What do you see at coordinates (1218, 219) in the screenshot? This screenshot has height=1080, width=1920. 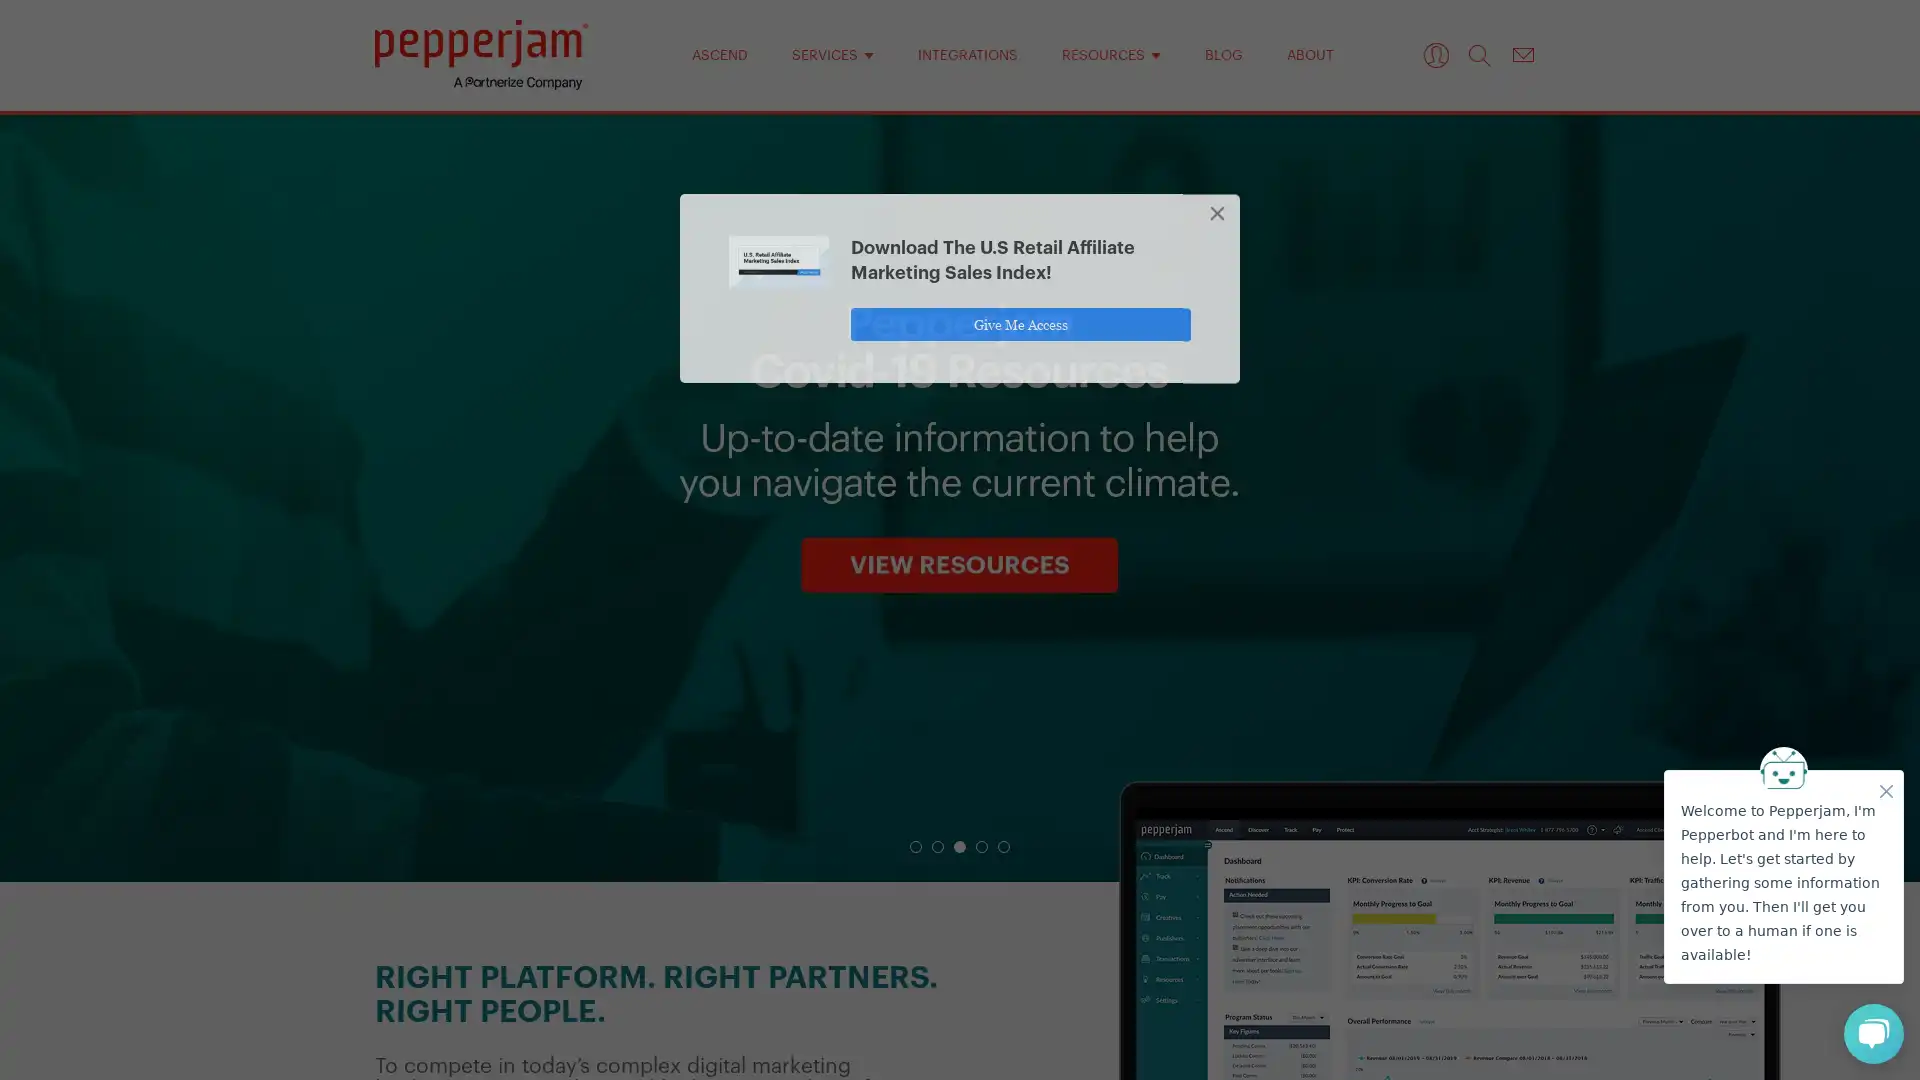 I see `Close` at bounding box center [1218, 219].